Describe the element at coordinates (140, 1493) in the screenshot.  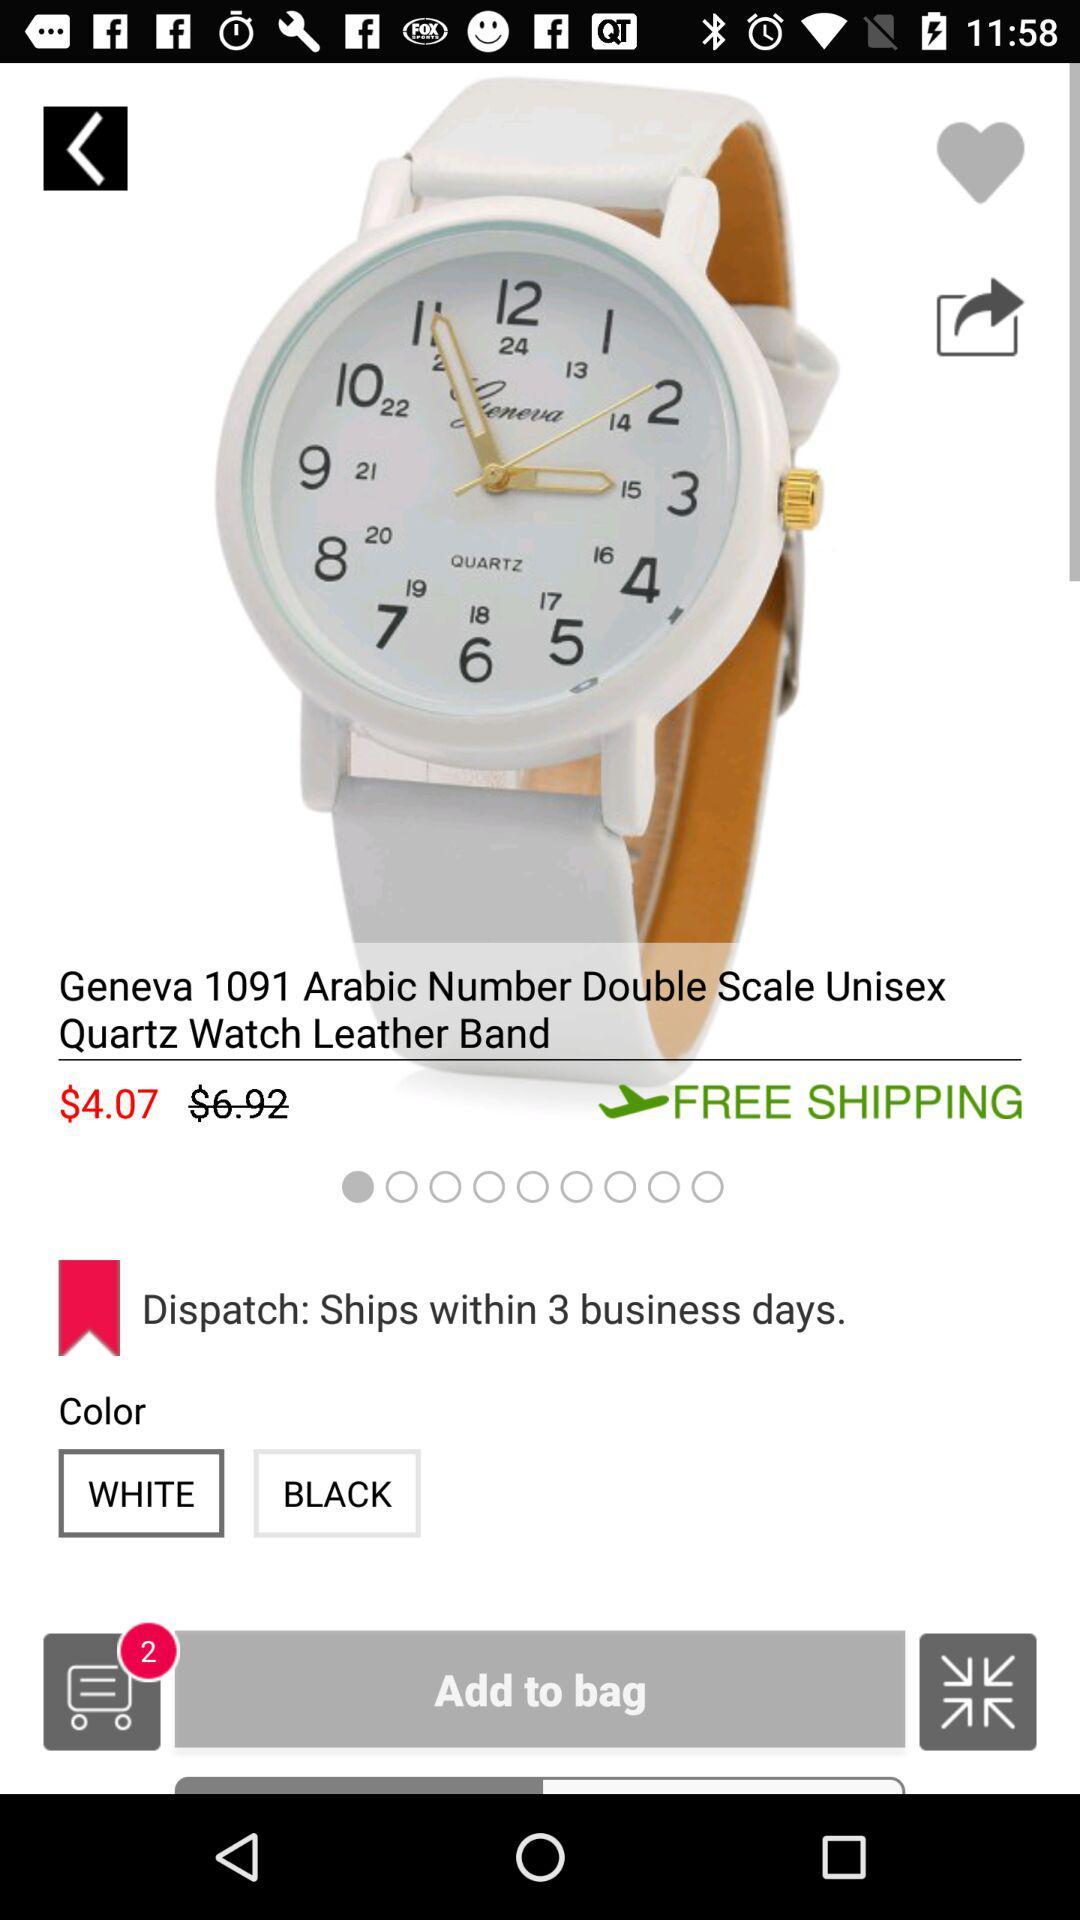
I see `white` at that location.